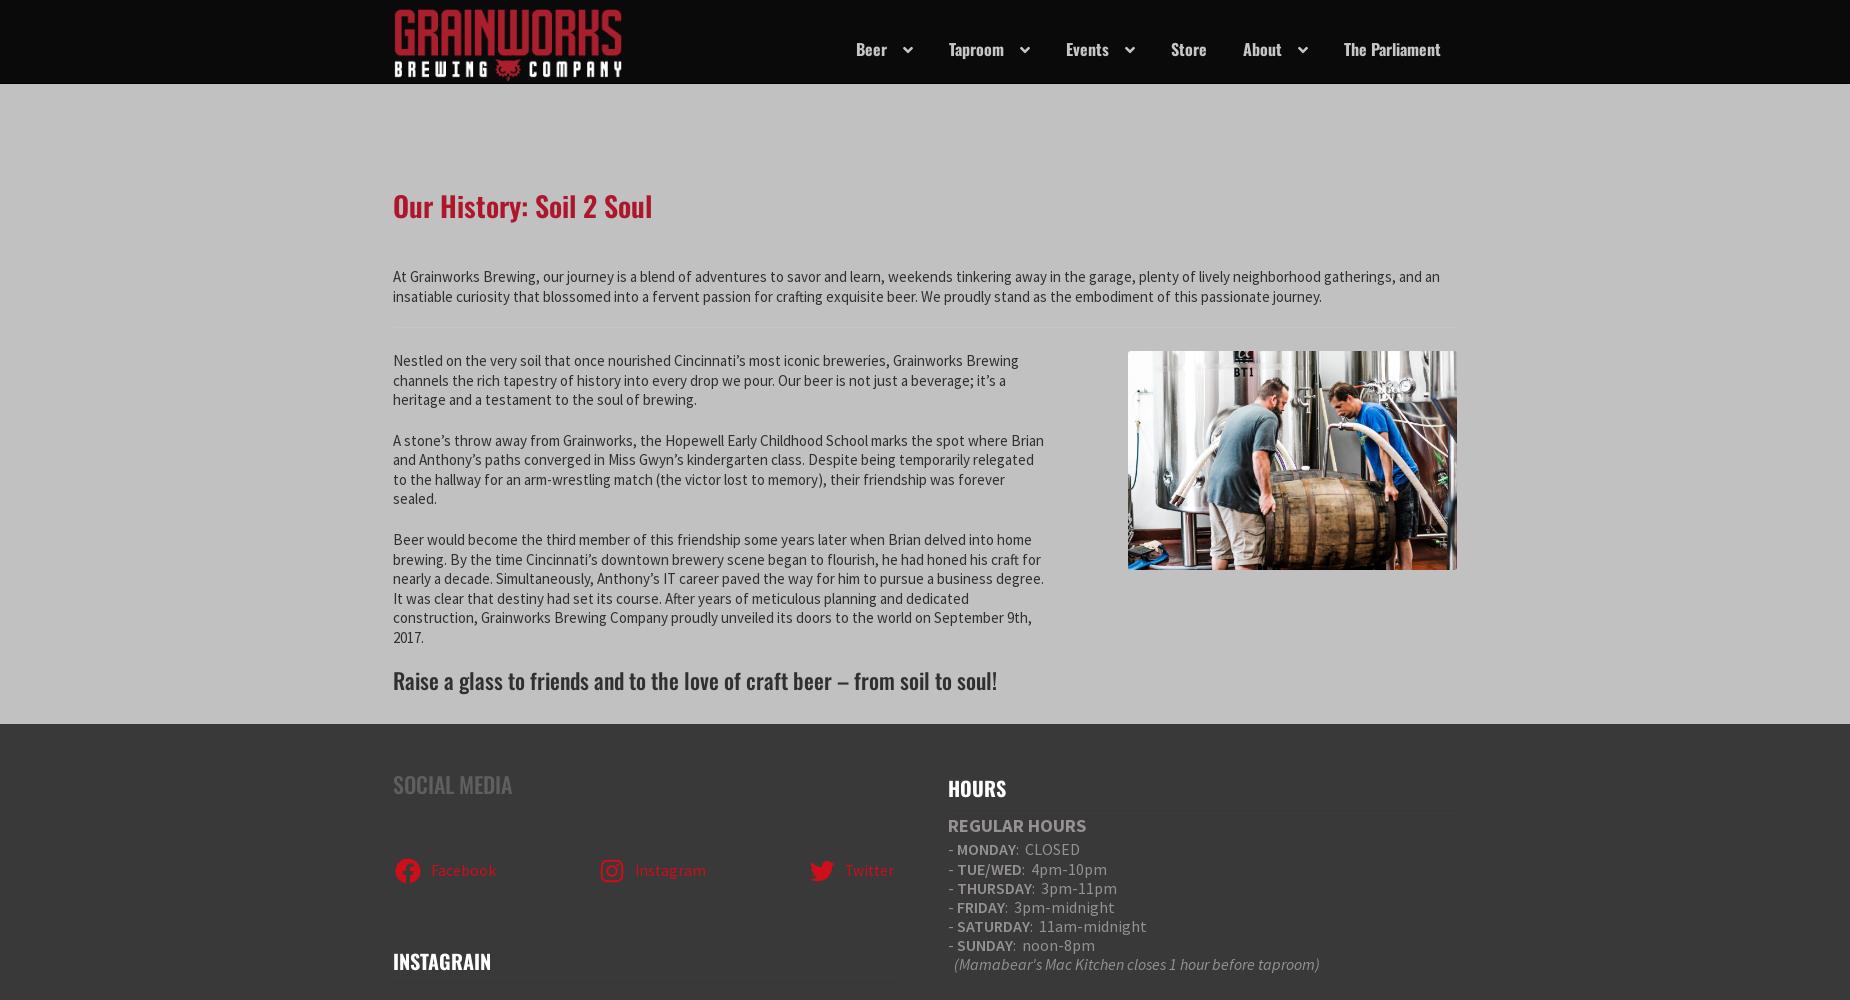 The width and height of the screenshot is (1850, 1000). Describe the element at coordinates (1085, 49) in the screenshot. I see `'Events'` at that location.